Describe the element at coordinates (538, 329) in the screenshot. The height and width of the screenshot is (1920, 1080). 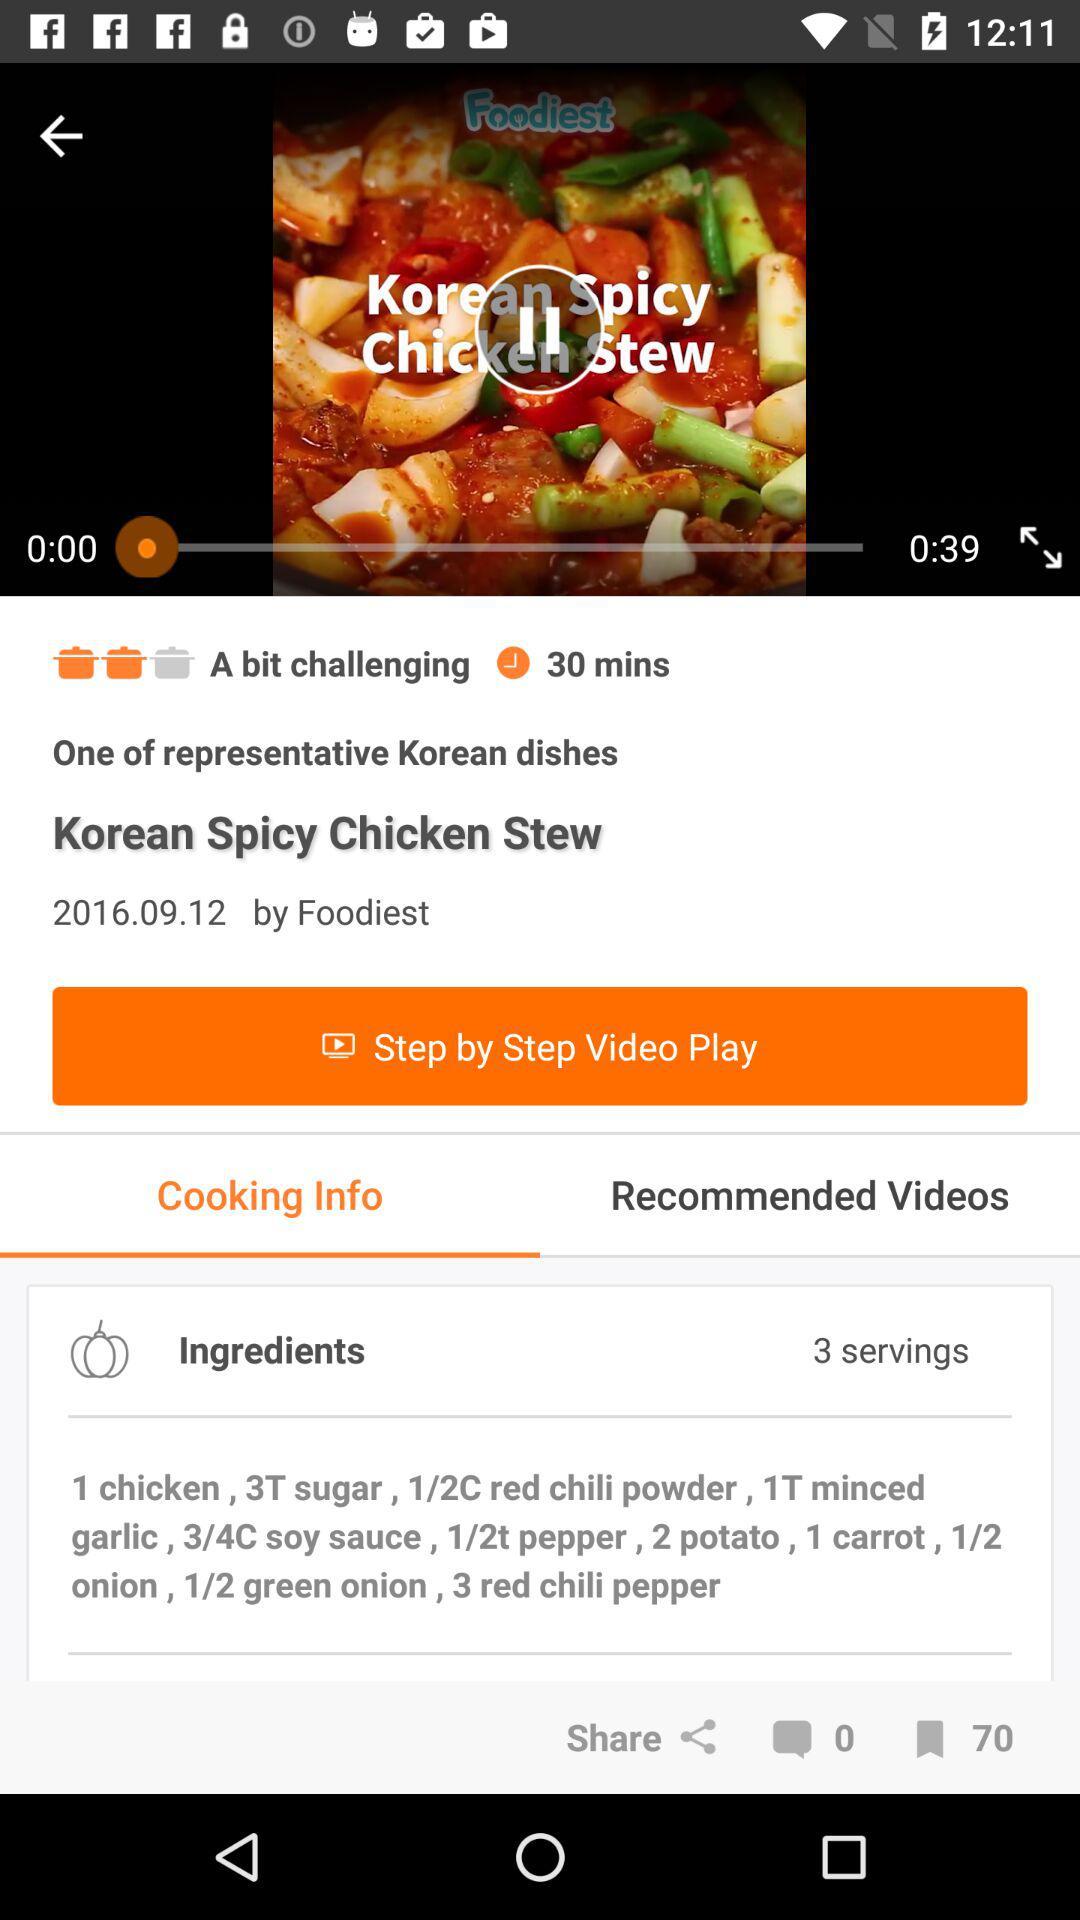
I see `play` at that location.